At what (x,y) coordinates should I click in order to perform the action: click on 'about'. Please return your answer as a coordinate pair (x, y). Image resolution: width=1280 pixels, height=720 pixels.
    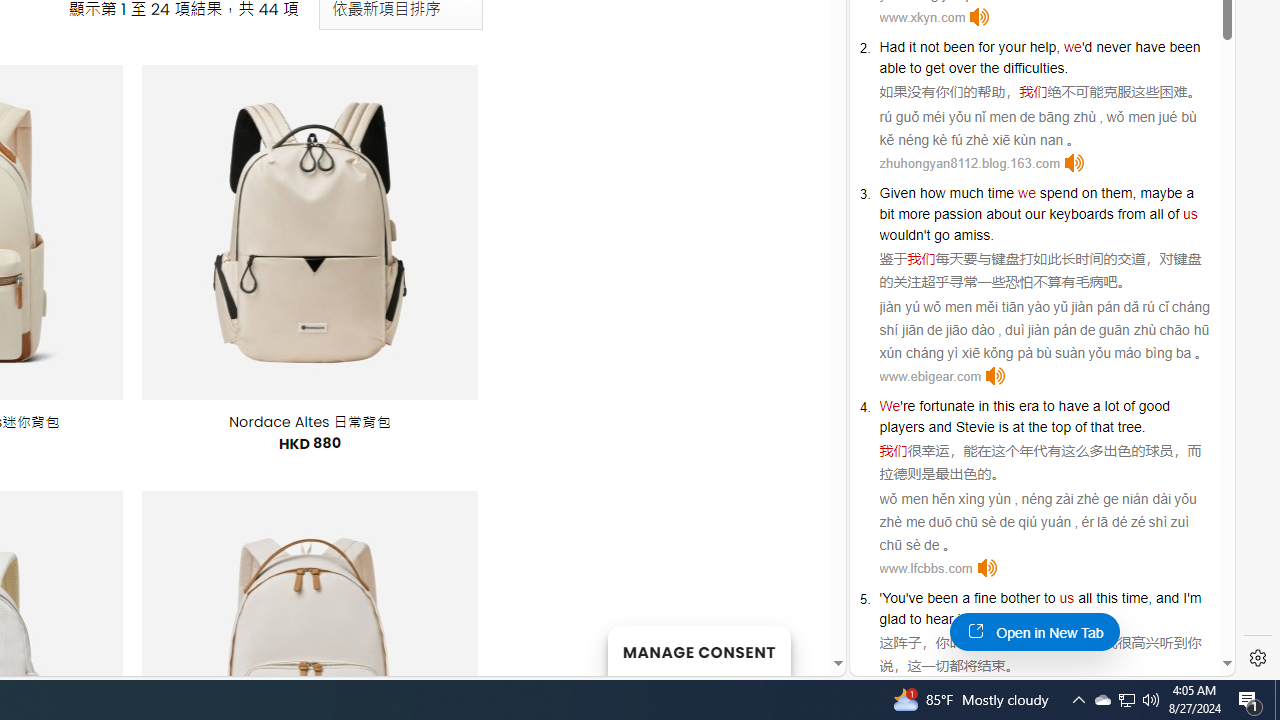
    Looking at the image, I should click on (1003, 213).